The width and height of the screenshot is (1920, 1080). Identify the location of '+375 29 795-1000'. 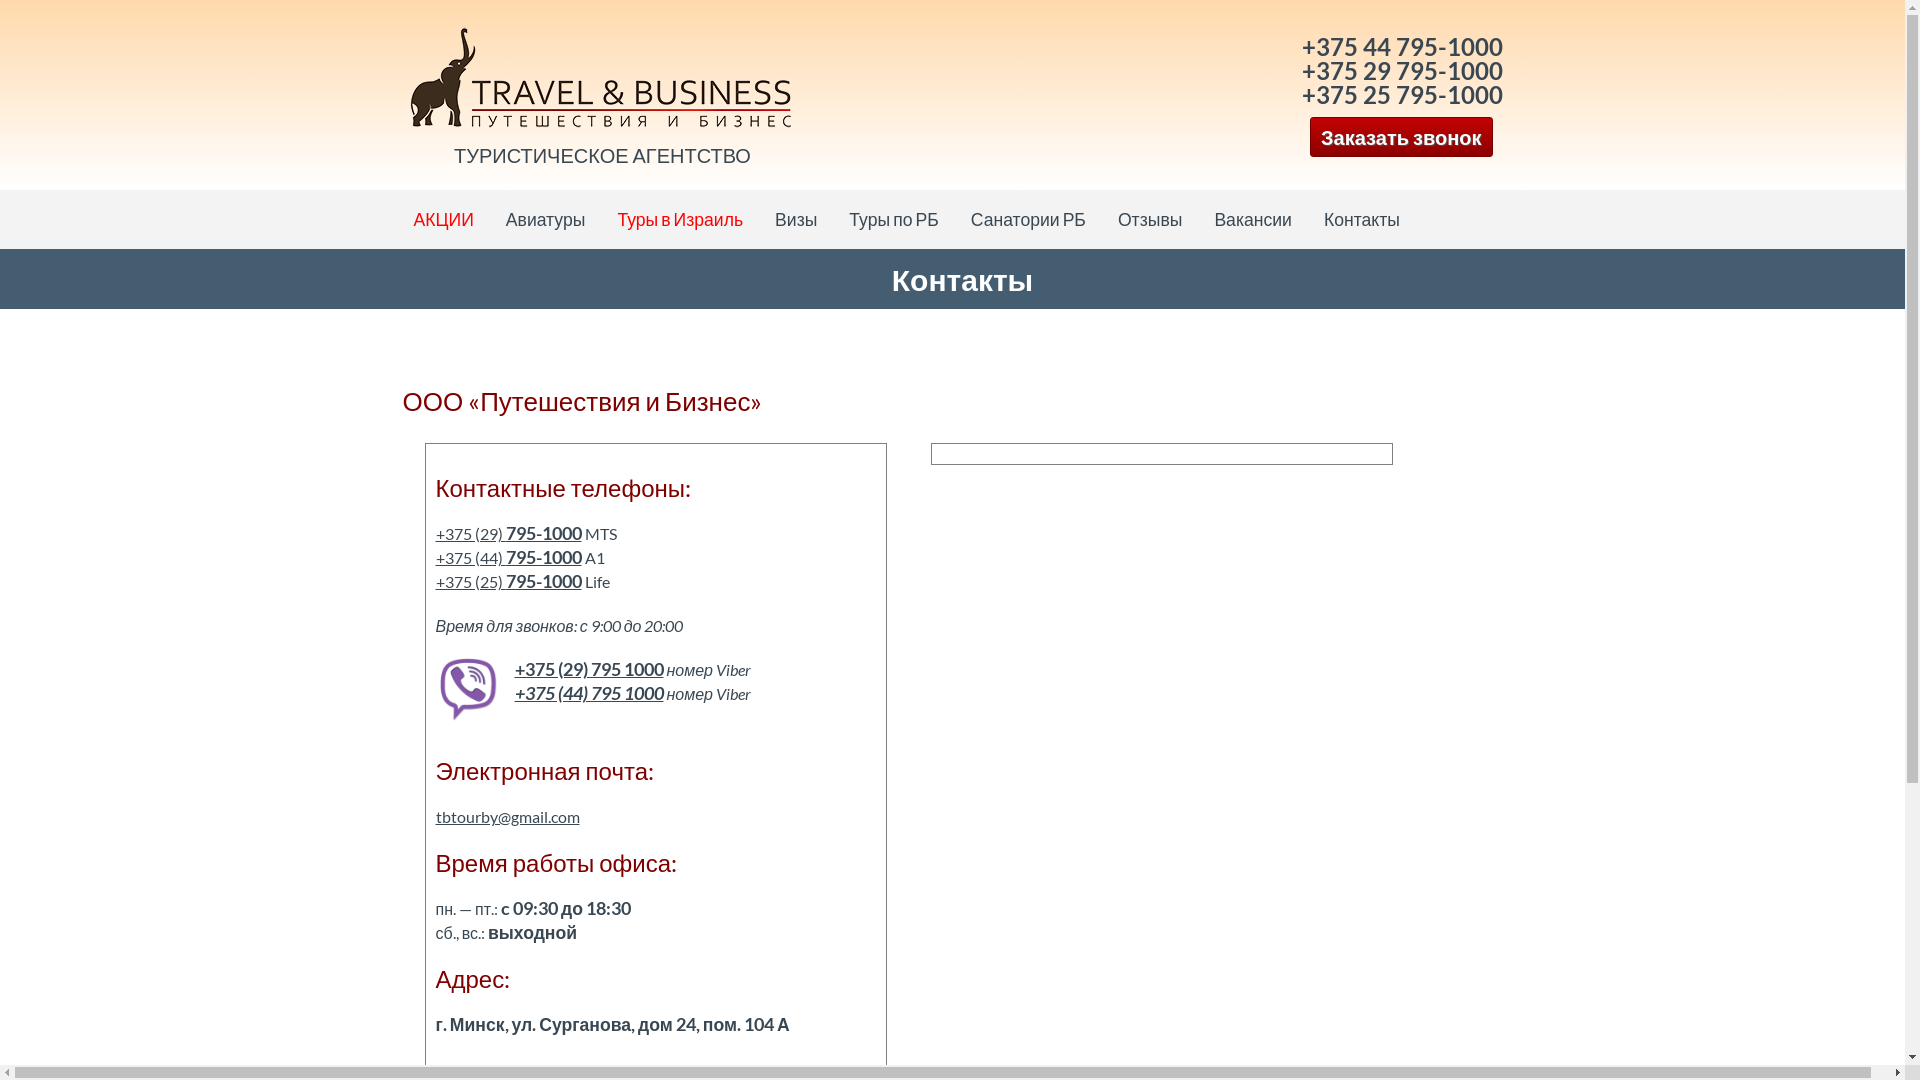
(1301, 69).